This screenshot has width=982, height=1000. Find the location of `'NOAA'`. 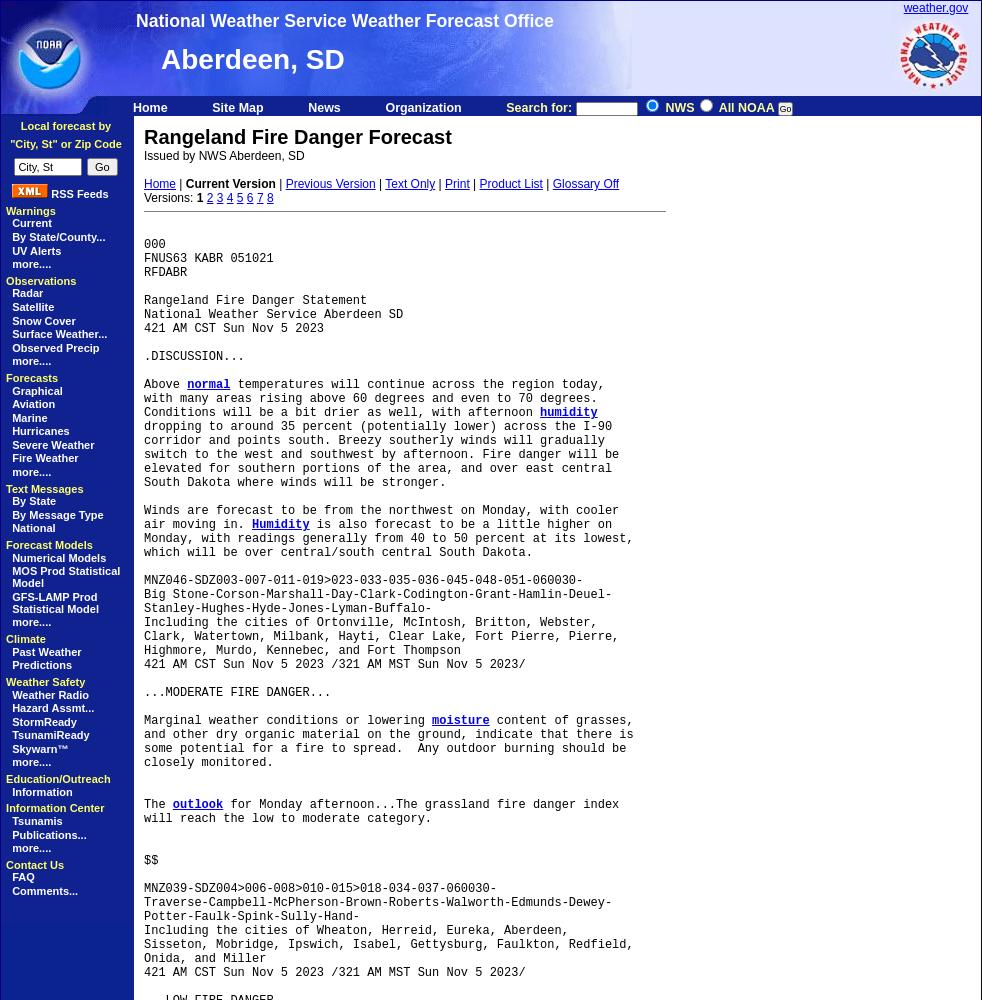

'NOAA' is located at coordinates (8, 4).